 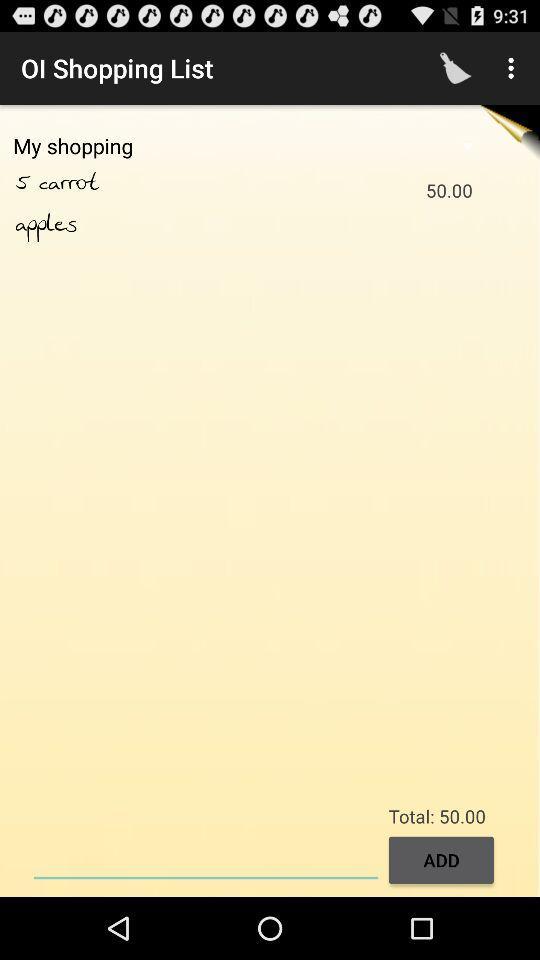 I want to click on the item above the total: 50.00 icon, so click(x=513, y=68).